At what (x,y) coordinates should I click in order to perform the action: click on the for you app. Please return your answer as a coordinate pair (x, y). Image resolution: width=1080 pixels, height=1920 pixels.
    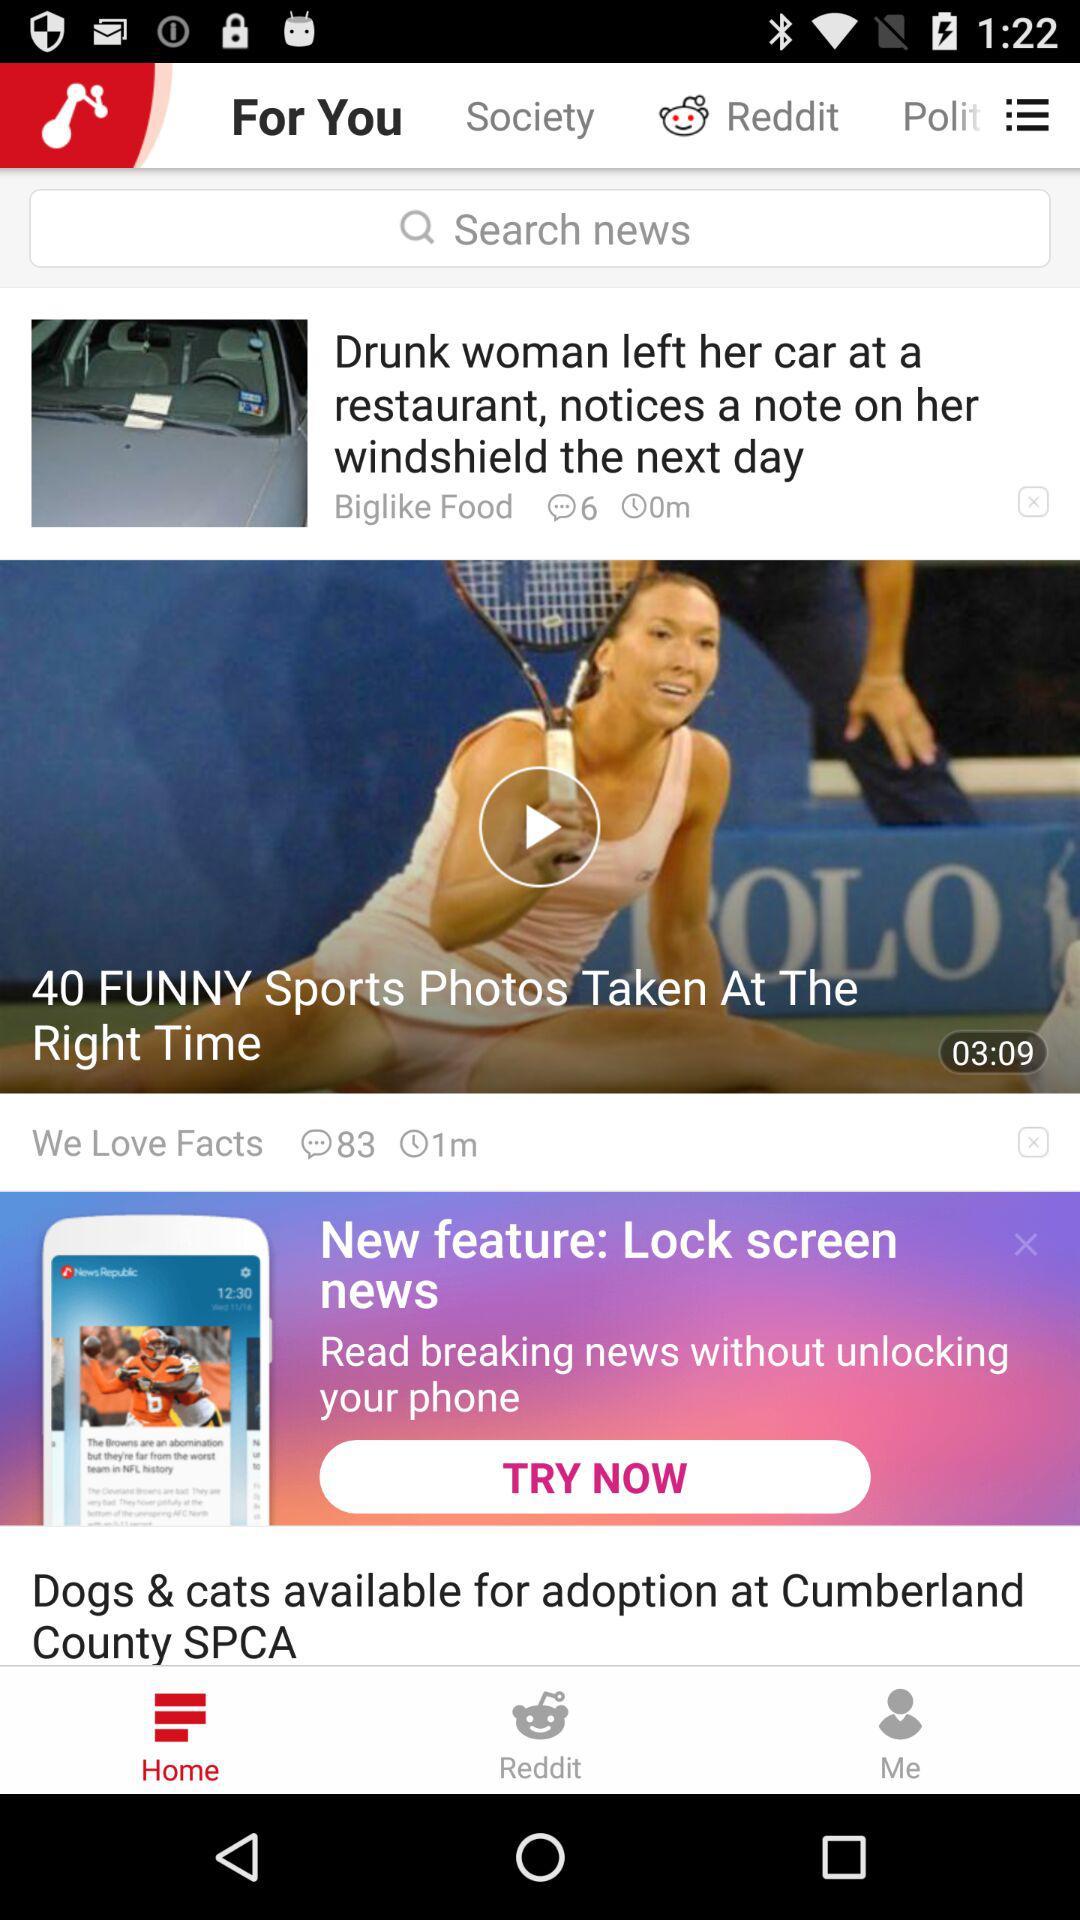
    Looking at the image, I should click on (315, 114).